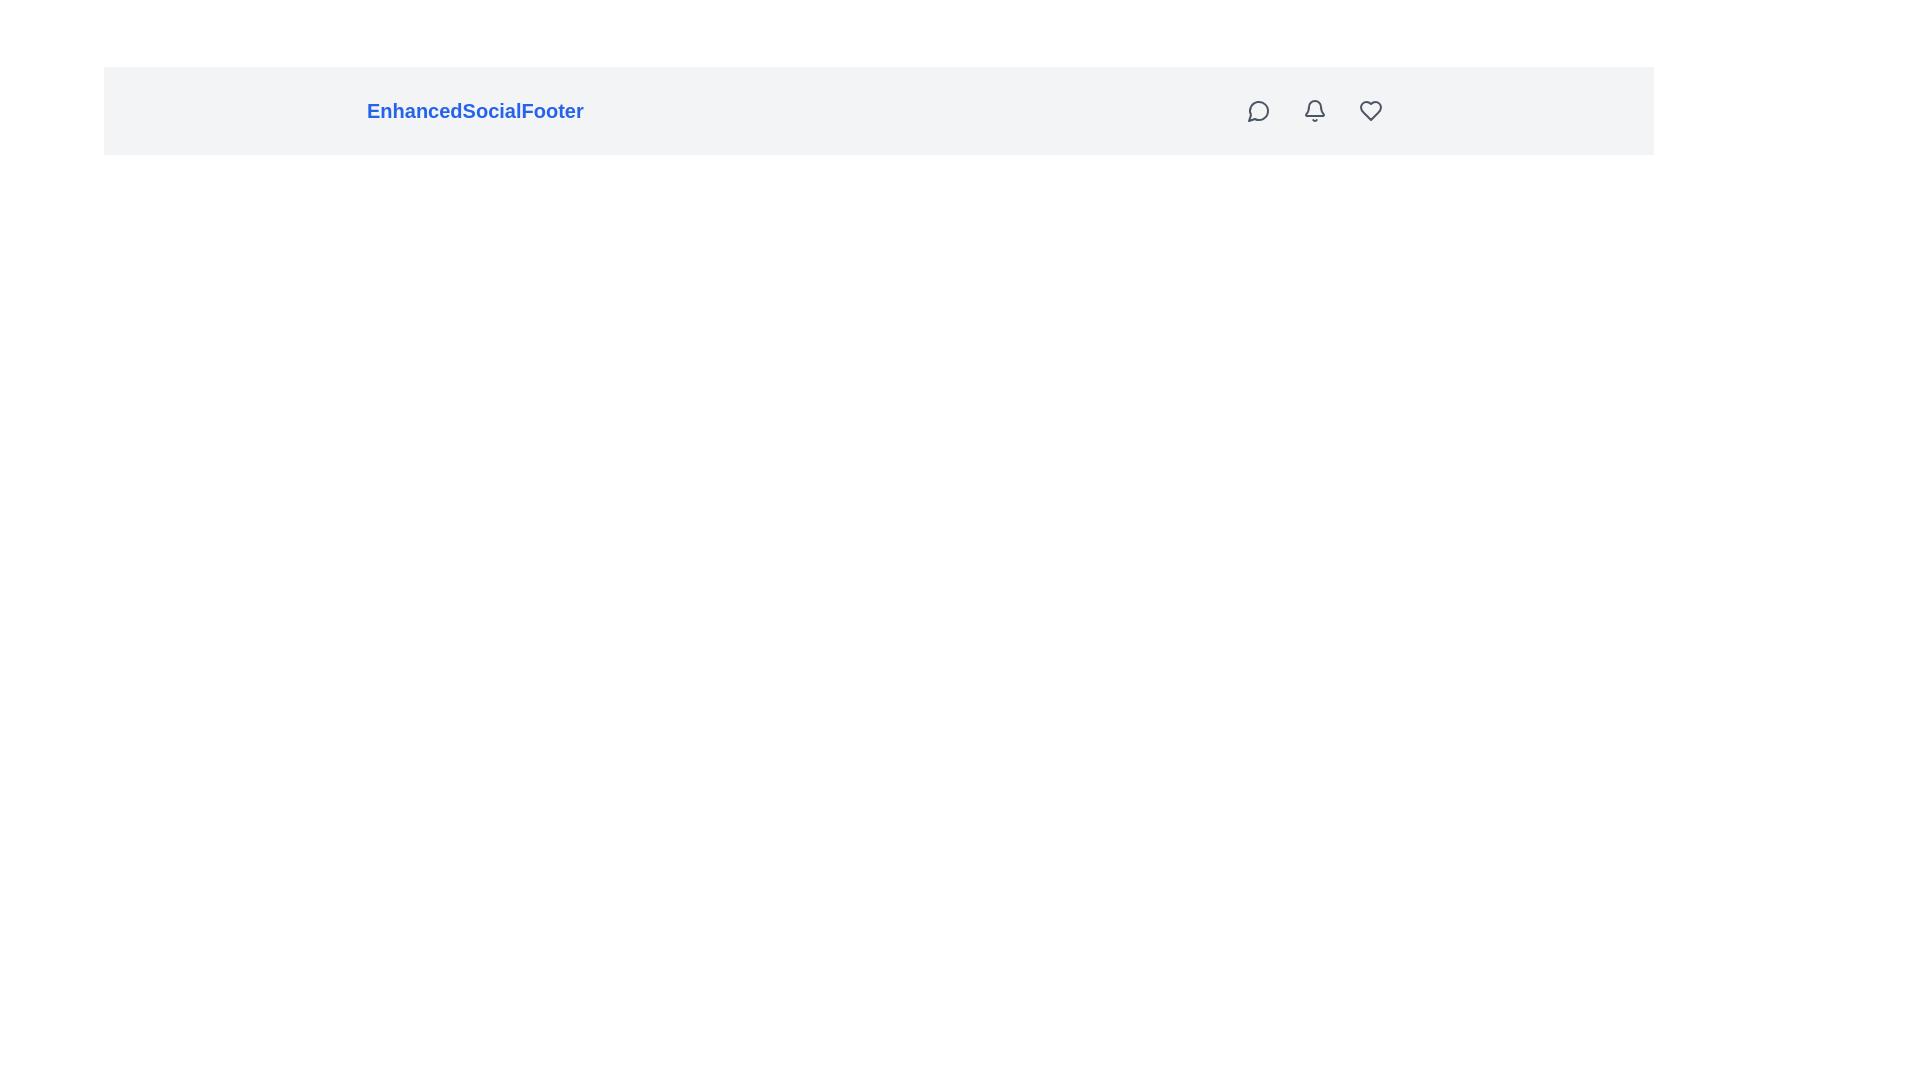 The image size is (1920, 1080). What do you see at coordinates (1370, 111) in the screenshot?
I see `the fourth icon from the left, which is a gray outlined heart-shaped icon` at bounding box center [1370, 111].